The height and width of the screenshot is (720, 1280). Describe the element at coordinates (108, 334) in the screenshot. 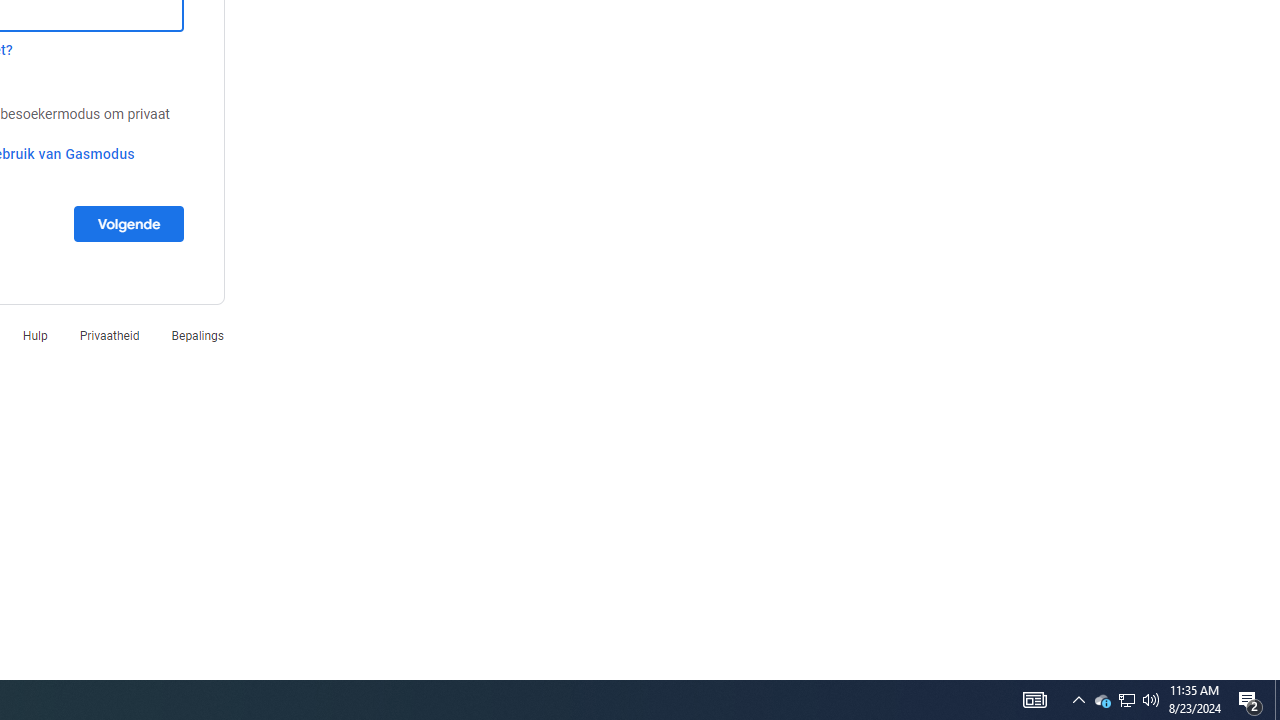

I see `'Privaatheid'` at that location.